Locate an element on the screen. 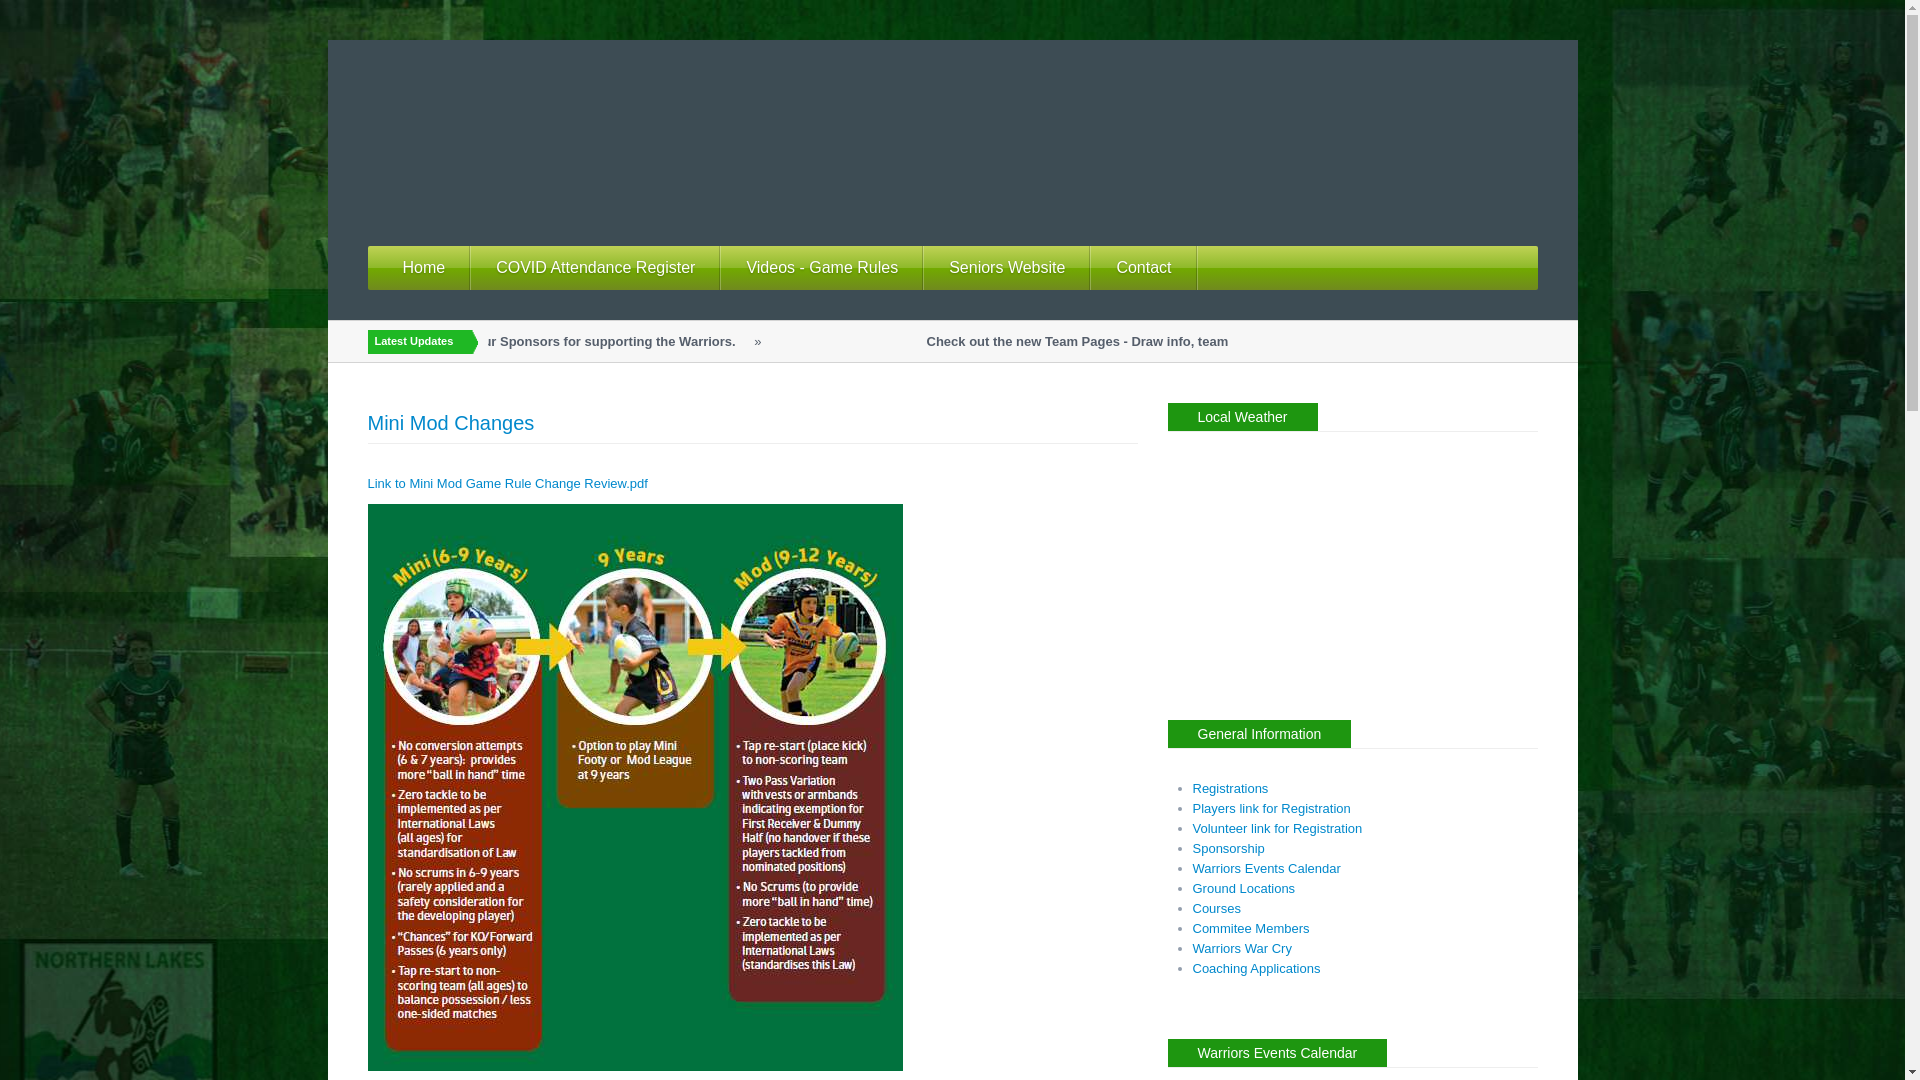 The height and width of the screenshot is (1080, 1920). 'Players link for Registration' is located at coordinates (1270, 807).